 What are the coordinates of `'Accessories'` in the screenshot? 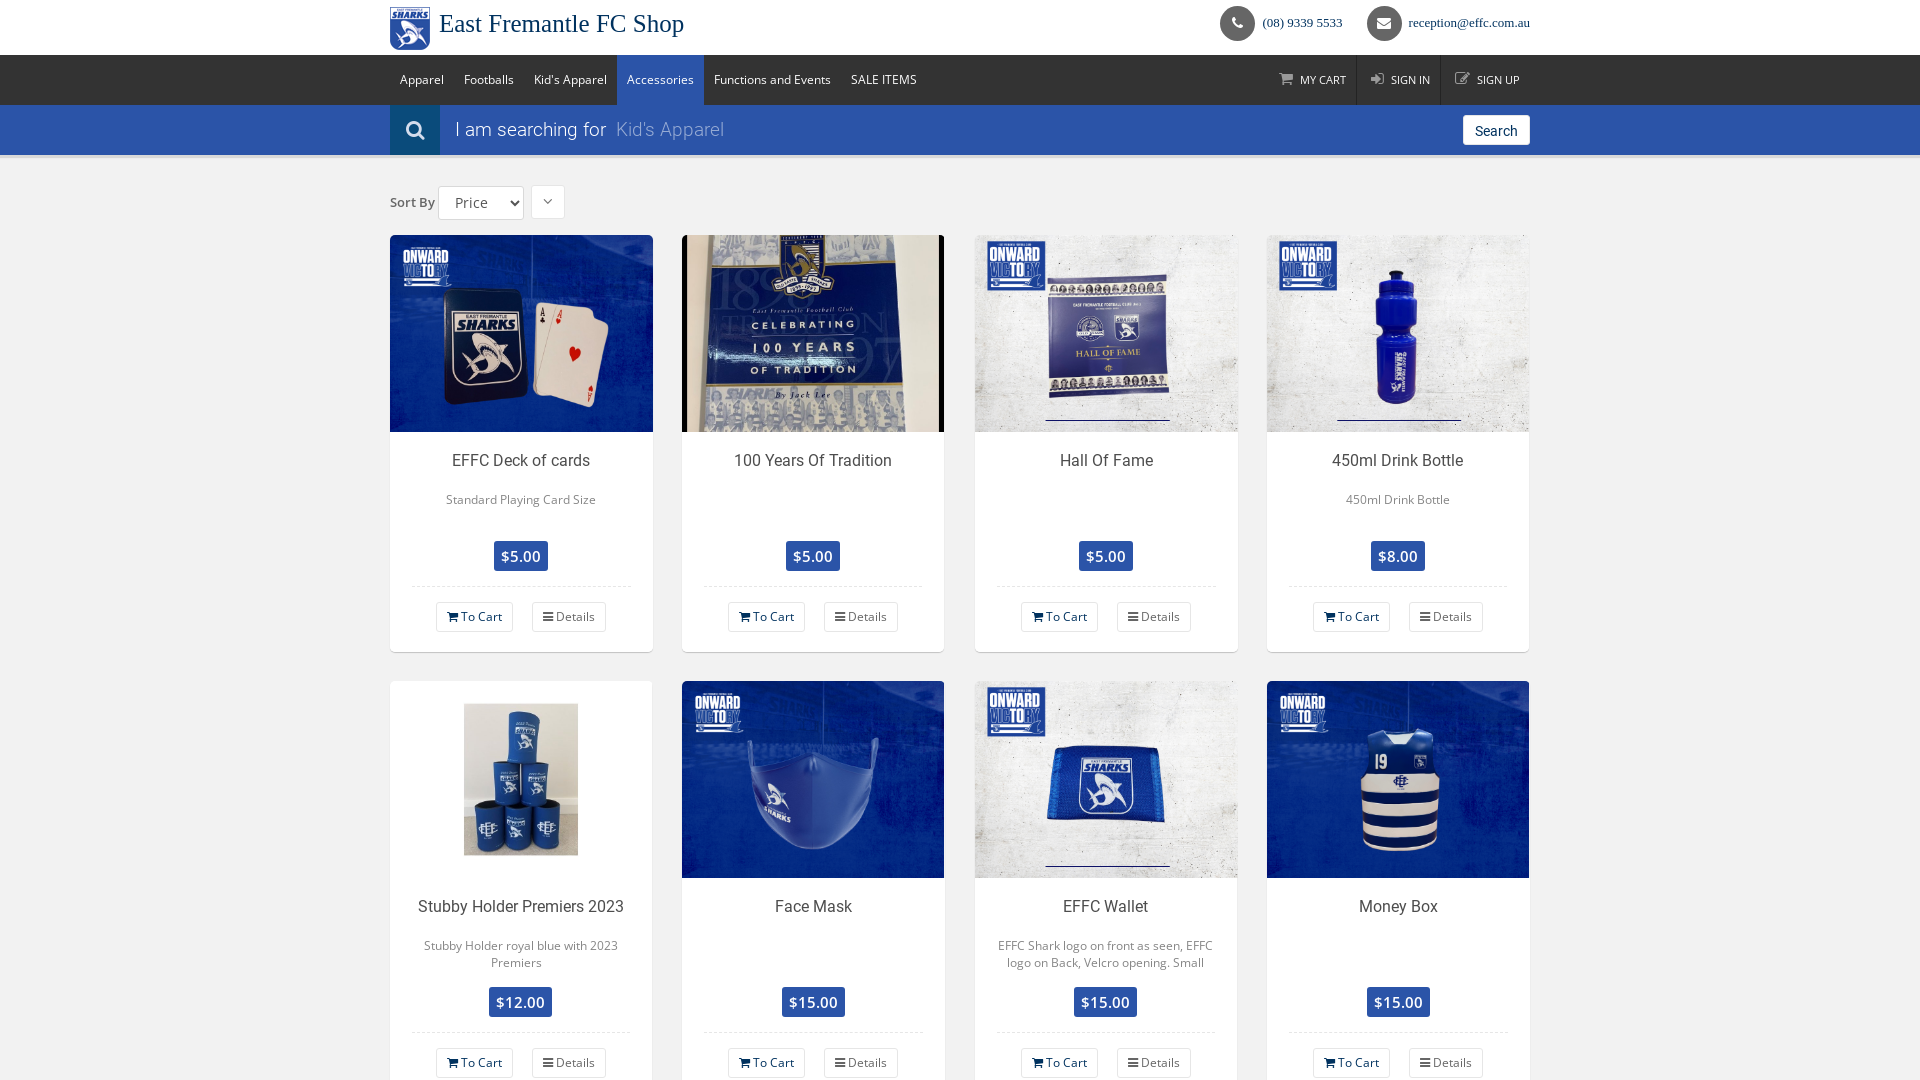 It's located at (660, 79).